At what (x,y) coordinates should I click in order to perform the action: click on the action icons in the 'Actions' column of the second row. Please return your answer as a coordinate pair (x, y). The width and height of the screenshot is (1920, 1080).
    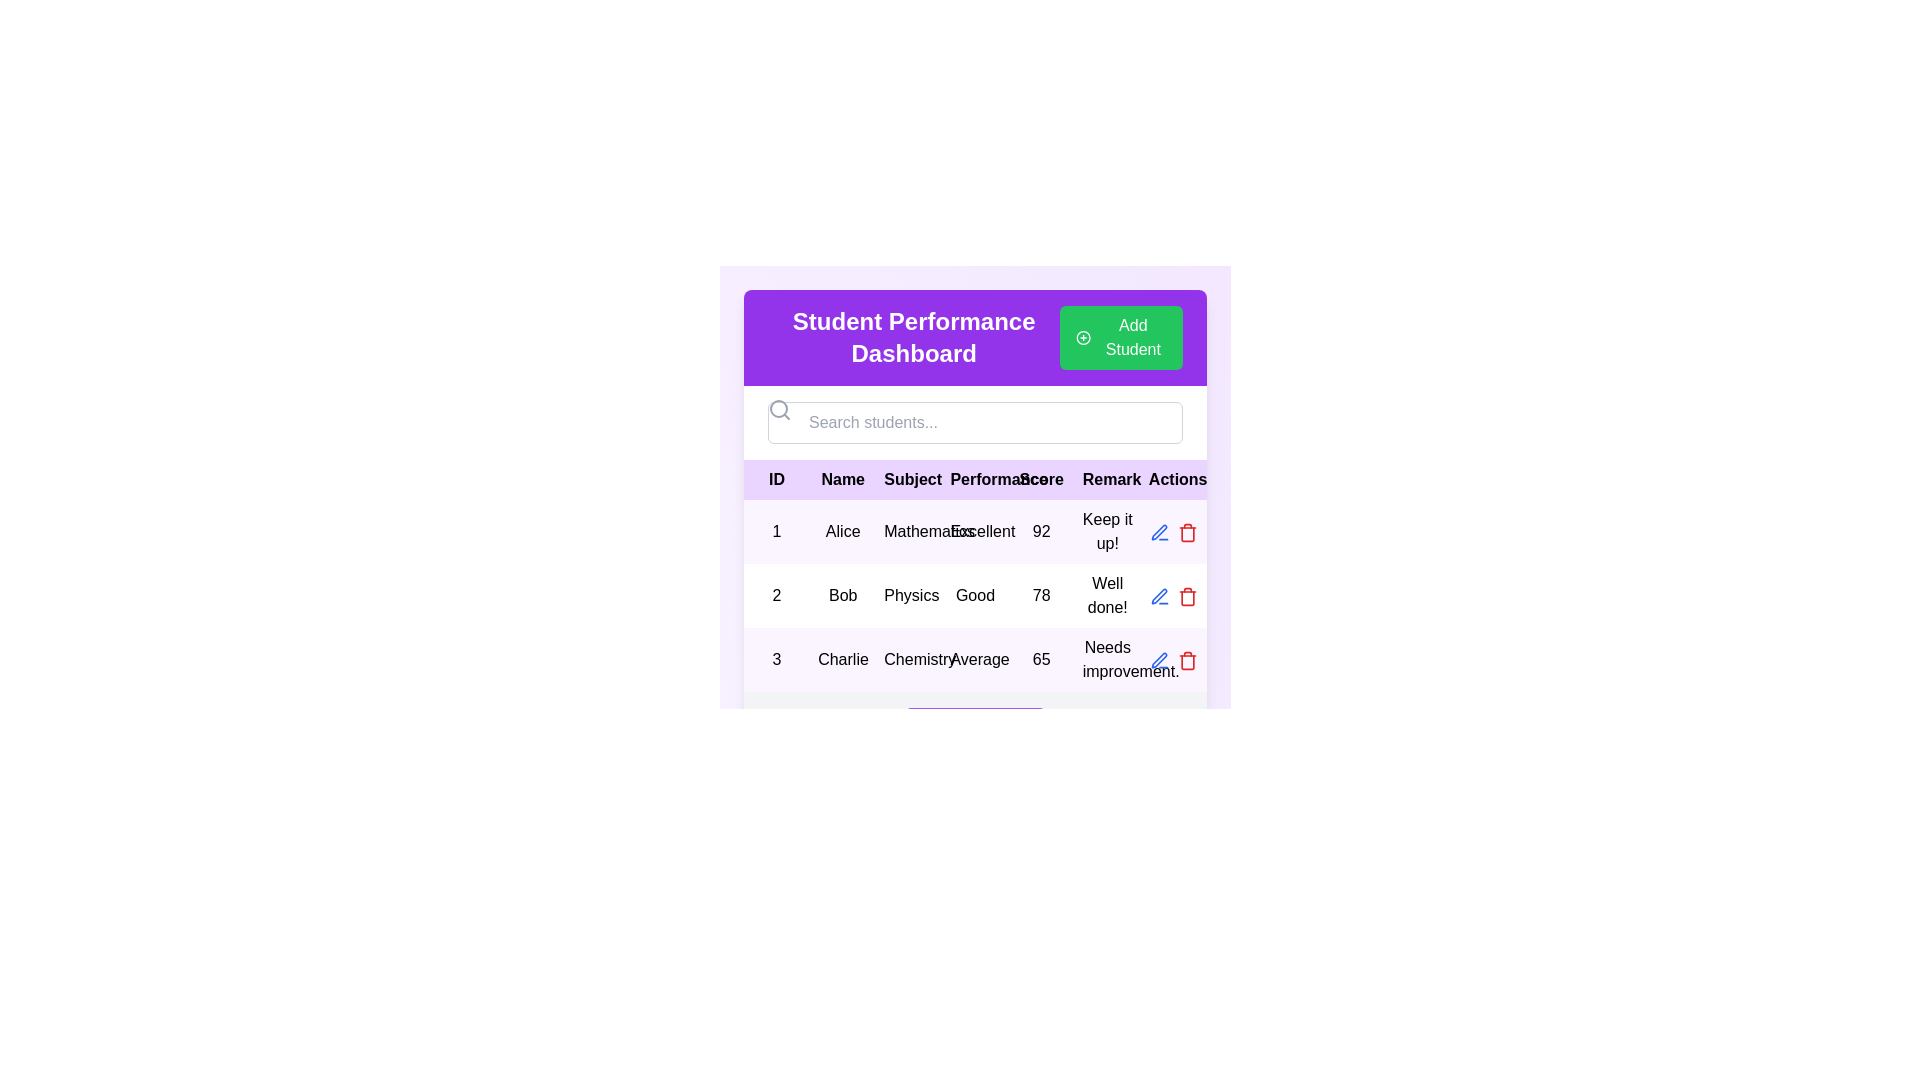
    Looking at the image, I should click on (1173, 595).